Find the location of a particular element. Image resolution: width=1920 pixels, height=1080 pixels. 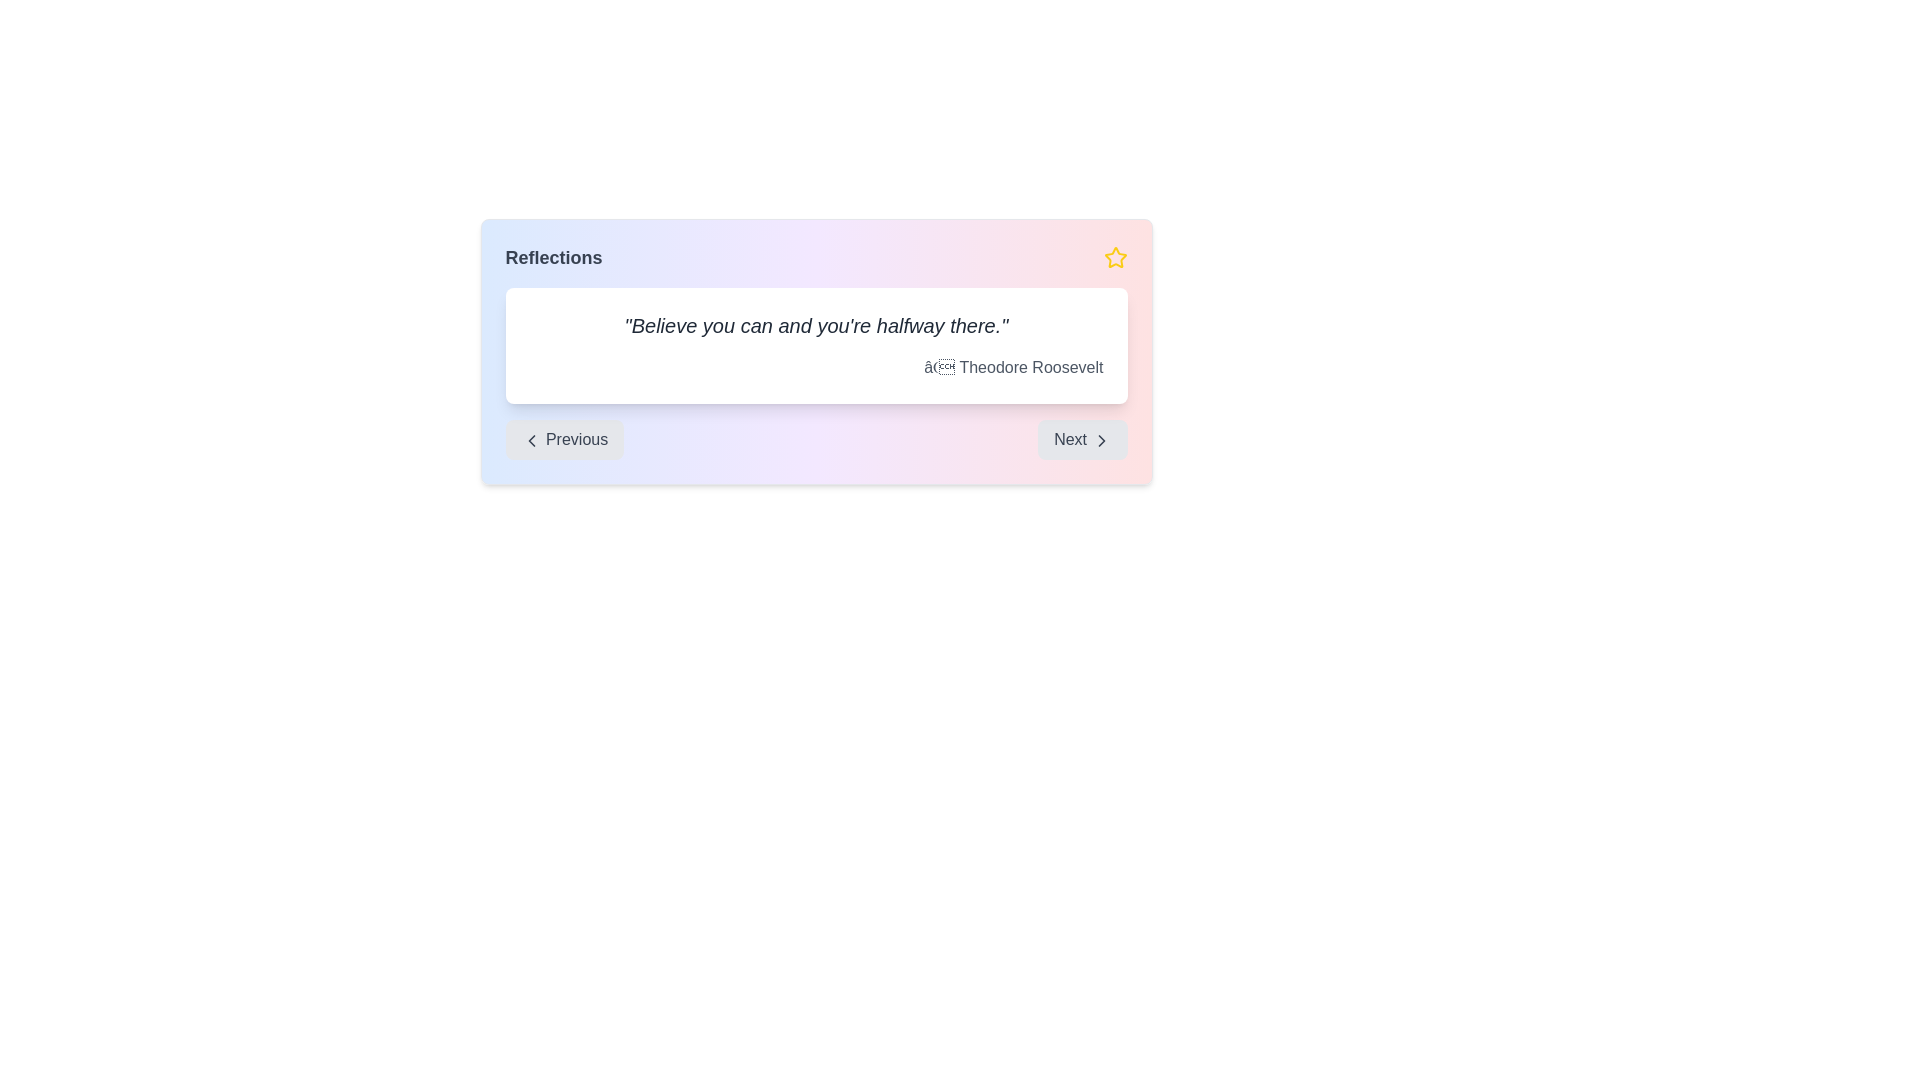

the yellow star-shaped icon located at the top right corner of the card-like section to interact with it is located at coordinates (1114, 256).